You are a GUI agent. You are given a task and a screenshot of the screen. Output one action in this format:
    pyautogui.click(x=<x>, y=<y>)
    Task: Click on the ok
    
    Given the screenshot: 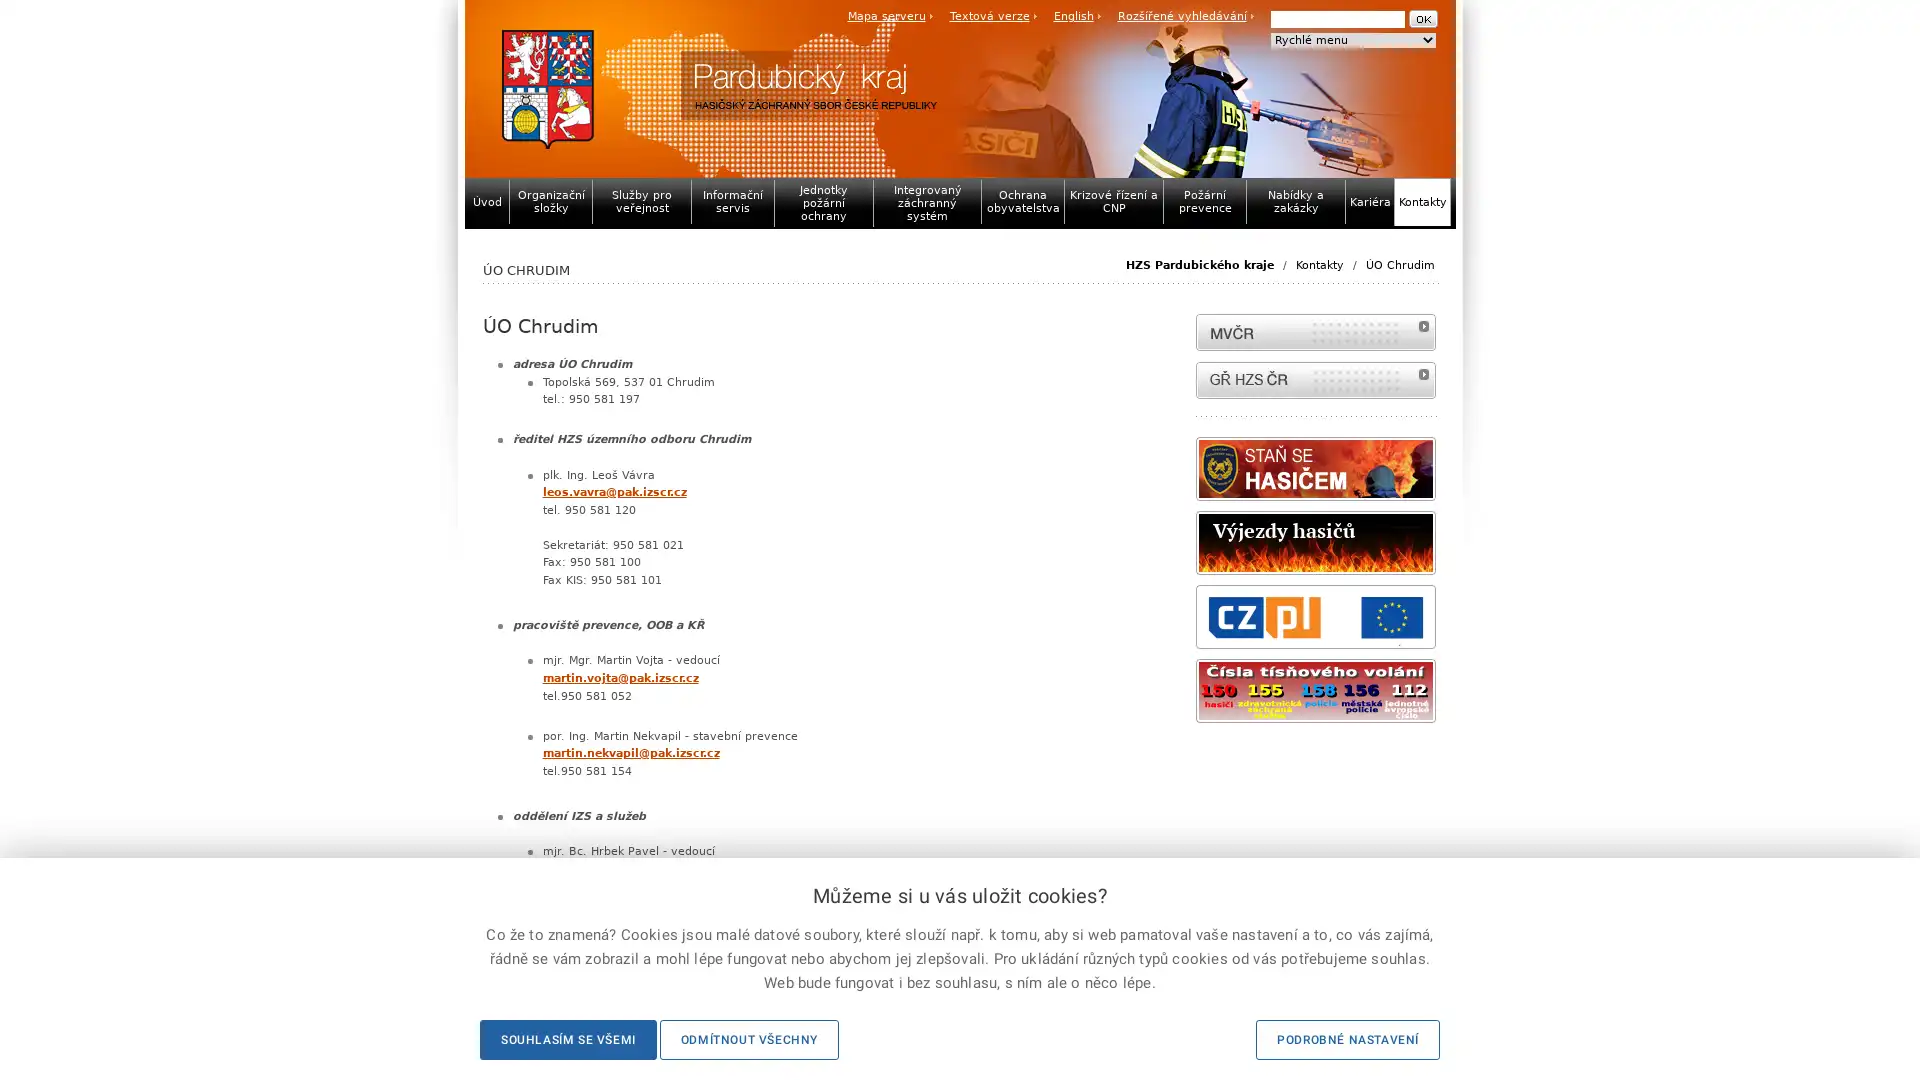 What is the action you would take?
    pyautogui.click(x=1421, y=19)
    